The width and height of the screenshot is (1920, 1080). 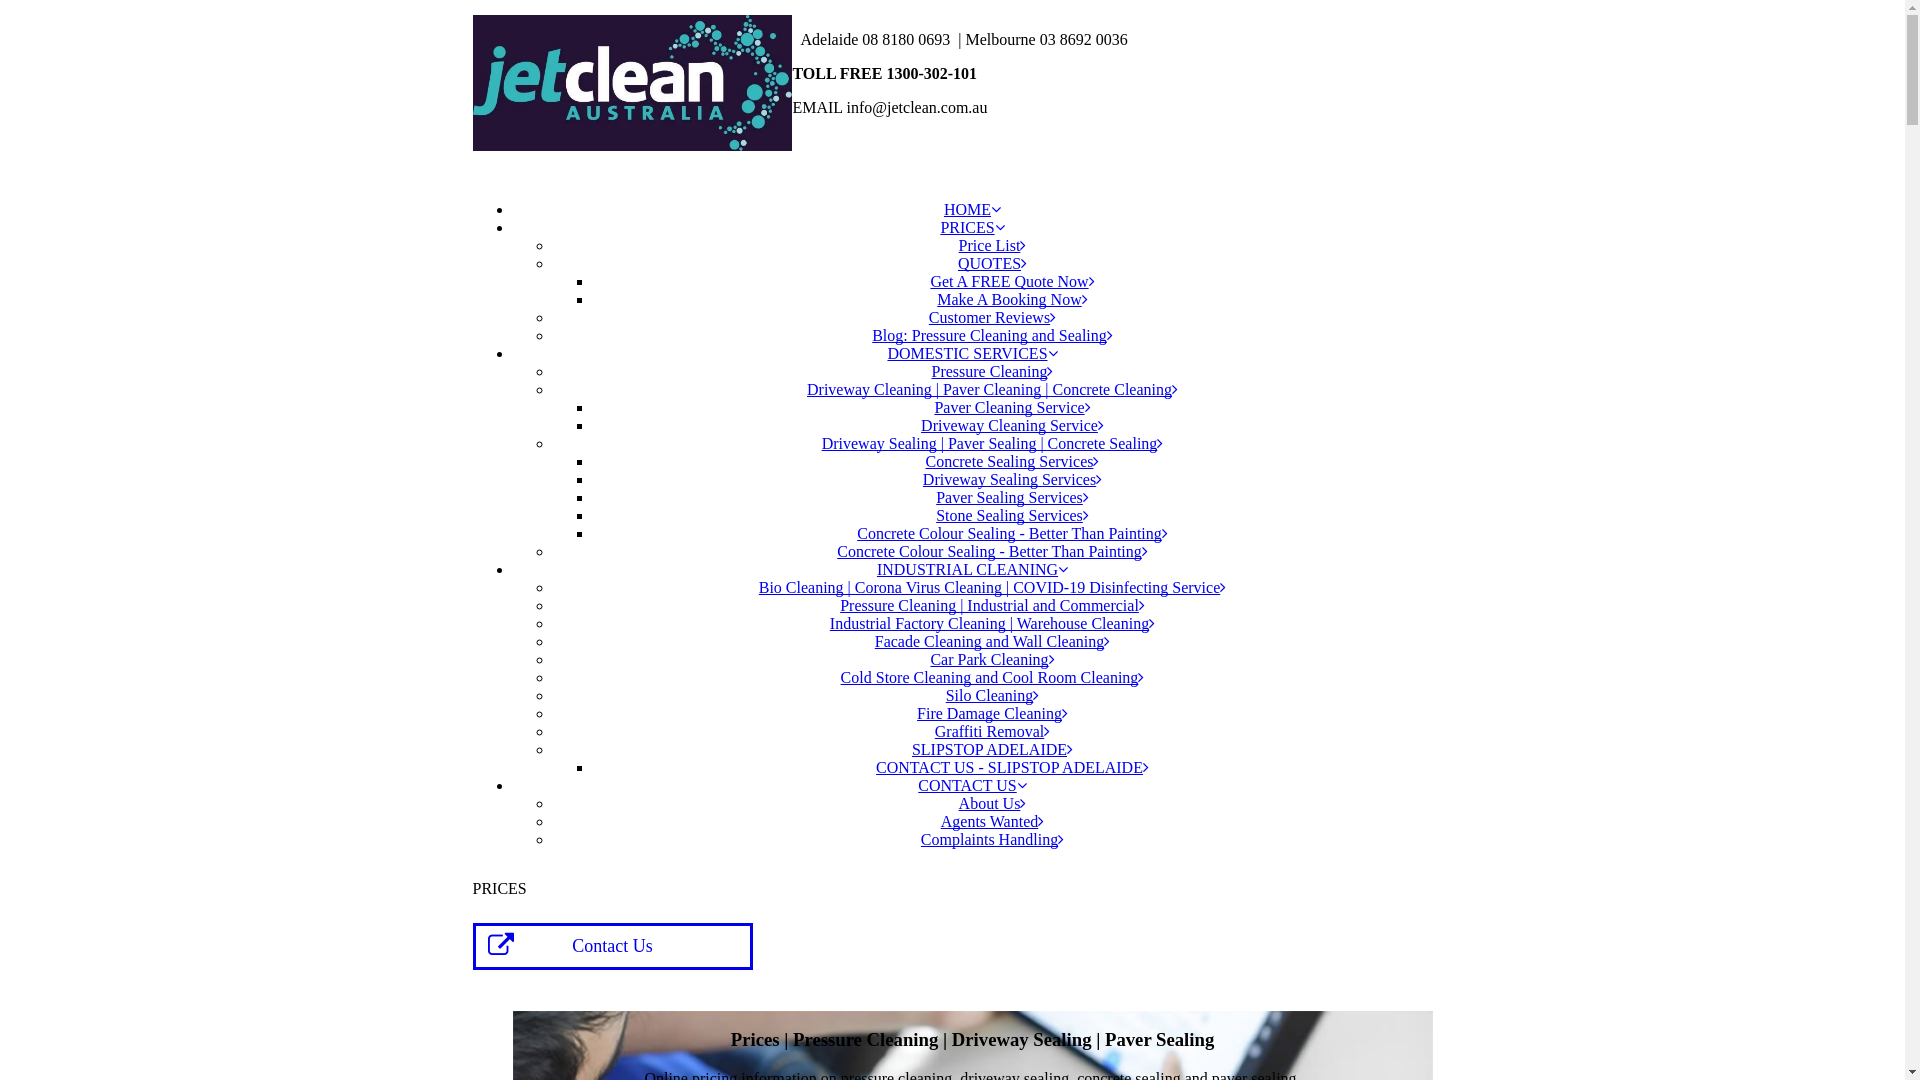 What do you see at coordinates (993, 676) in the screenshot?
I see `'Cold Store Cleaning and Cool Room Cleaning'` at bounding box center [993, 676].